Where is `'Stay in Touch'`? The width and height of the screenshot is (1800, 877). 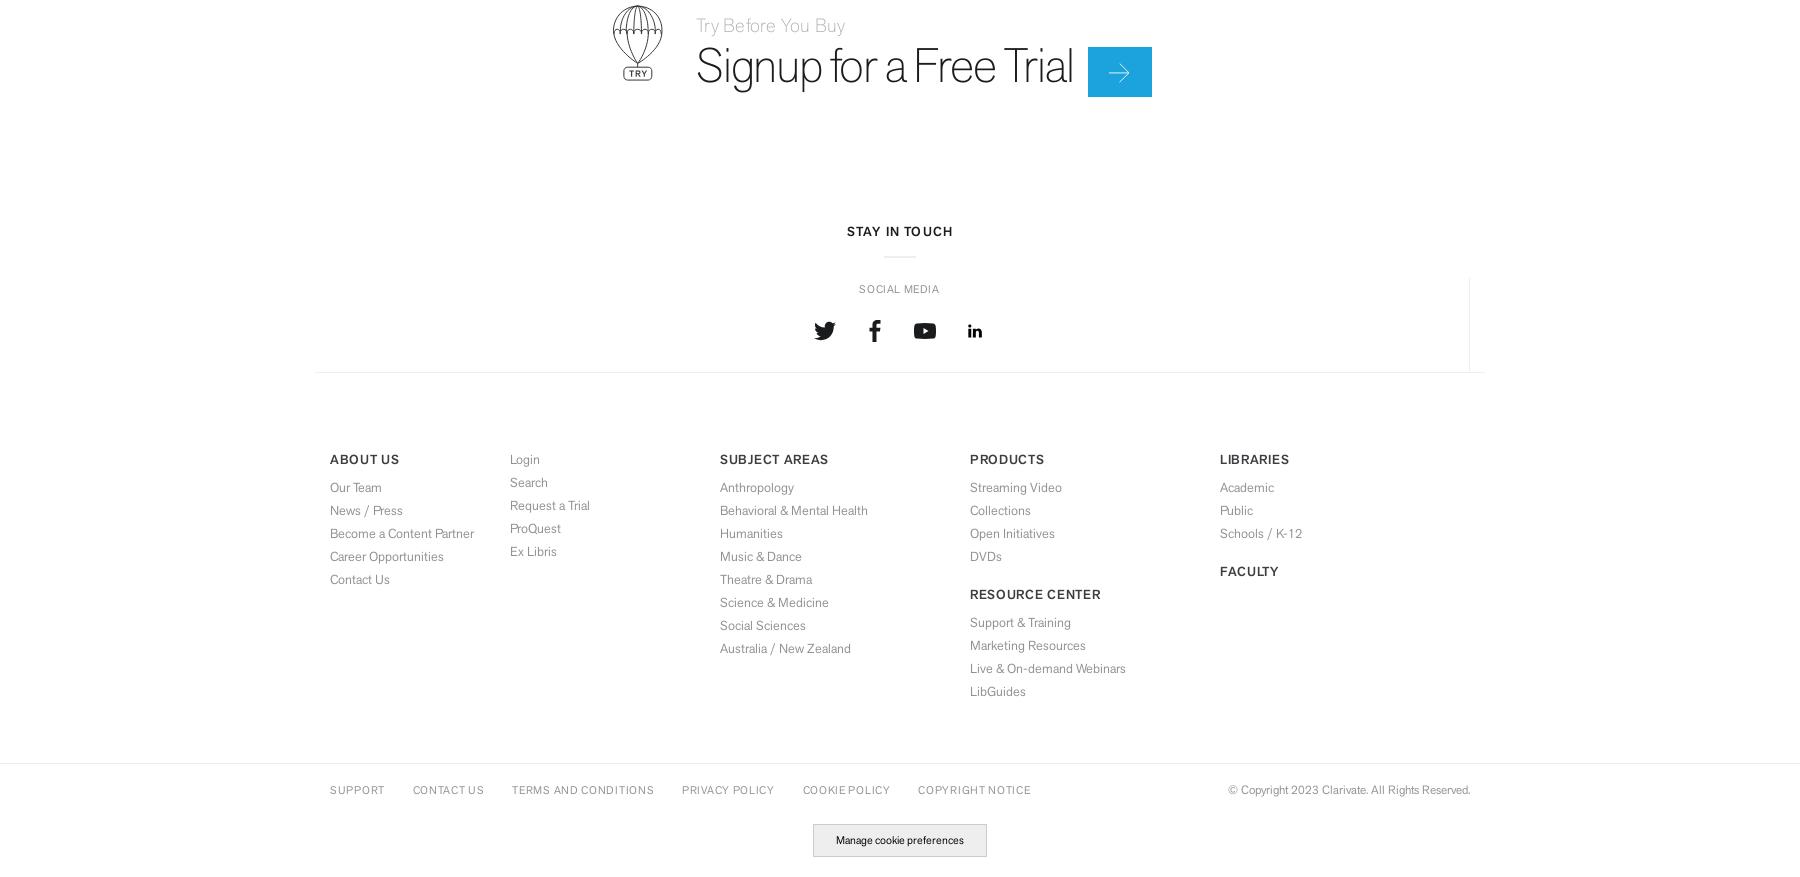
'Stay in Touch' is located at coordinates (899, 230).